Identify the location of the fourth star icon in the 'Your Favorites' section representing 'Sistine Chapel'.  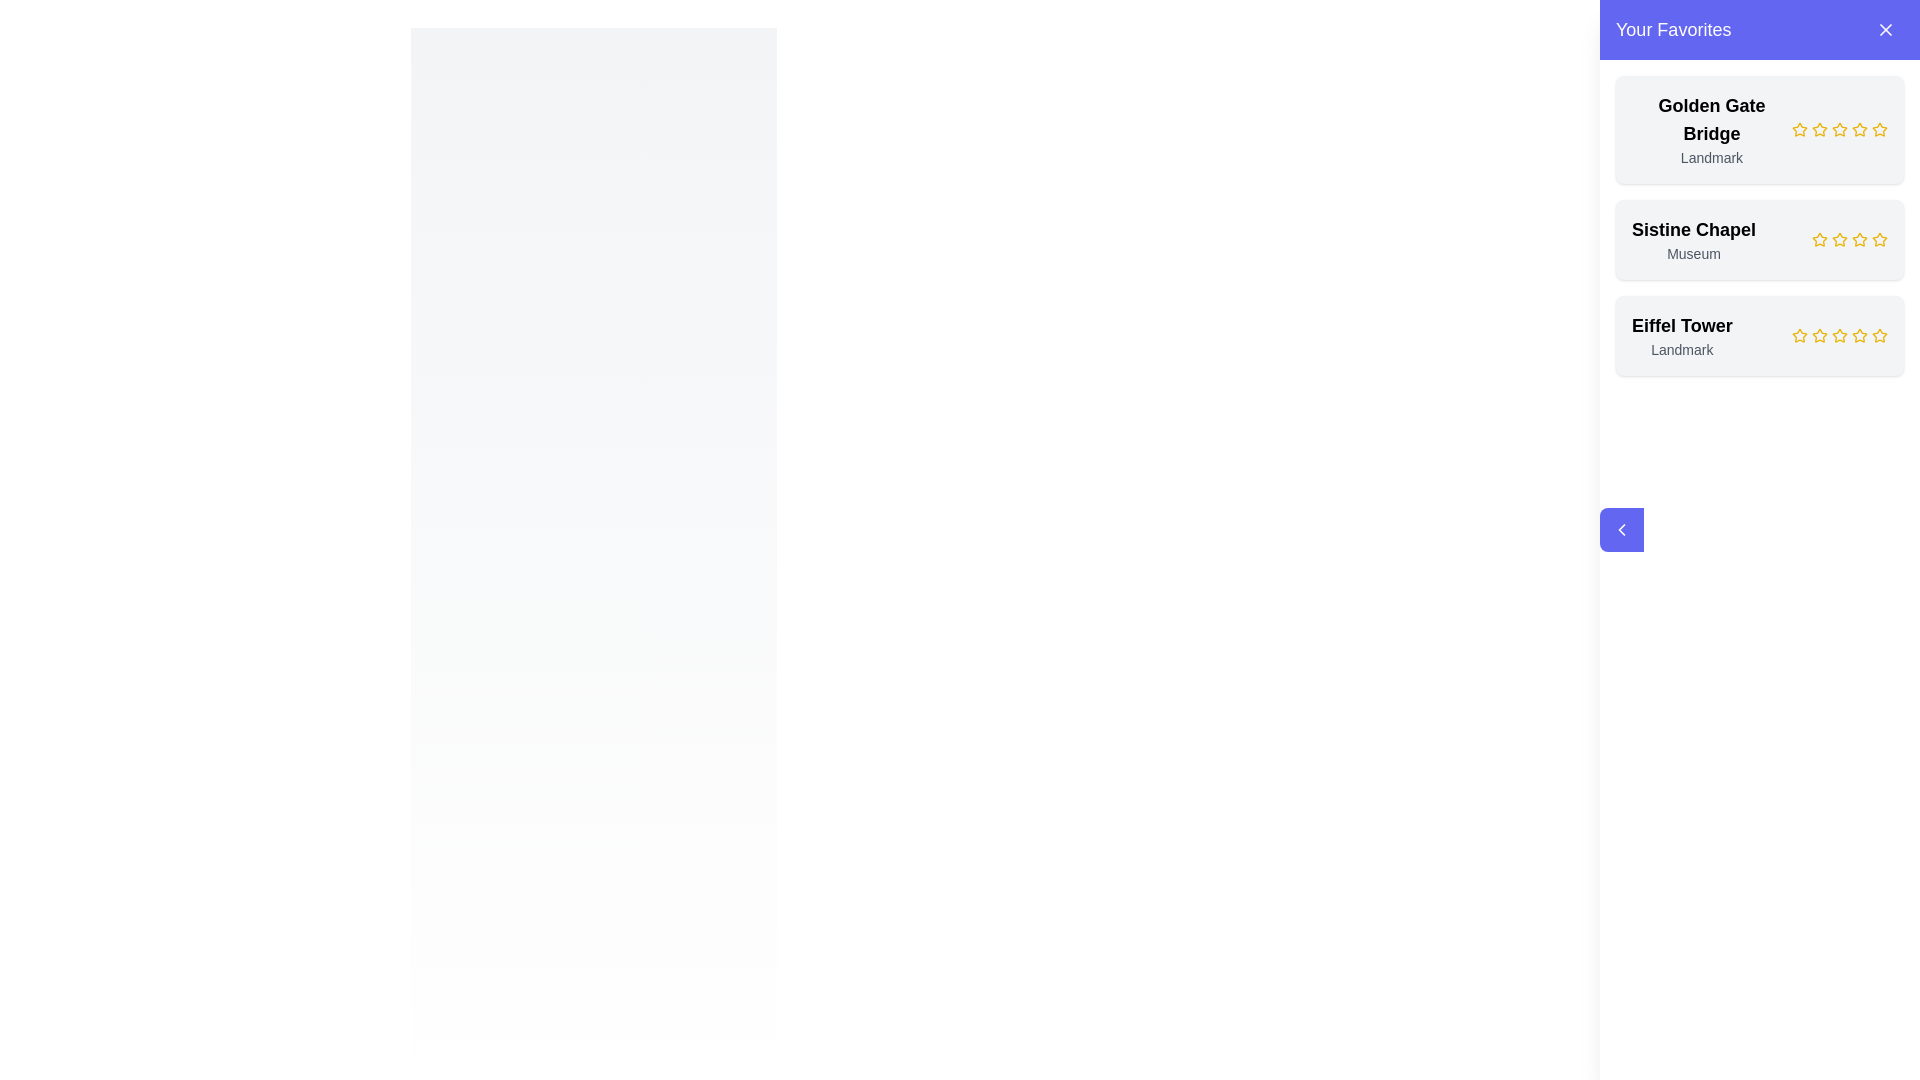
(1848, 238).